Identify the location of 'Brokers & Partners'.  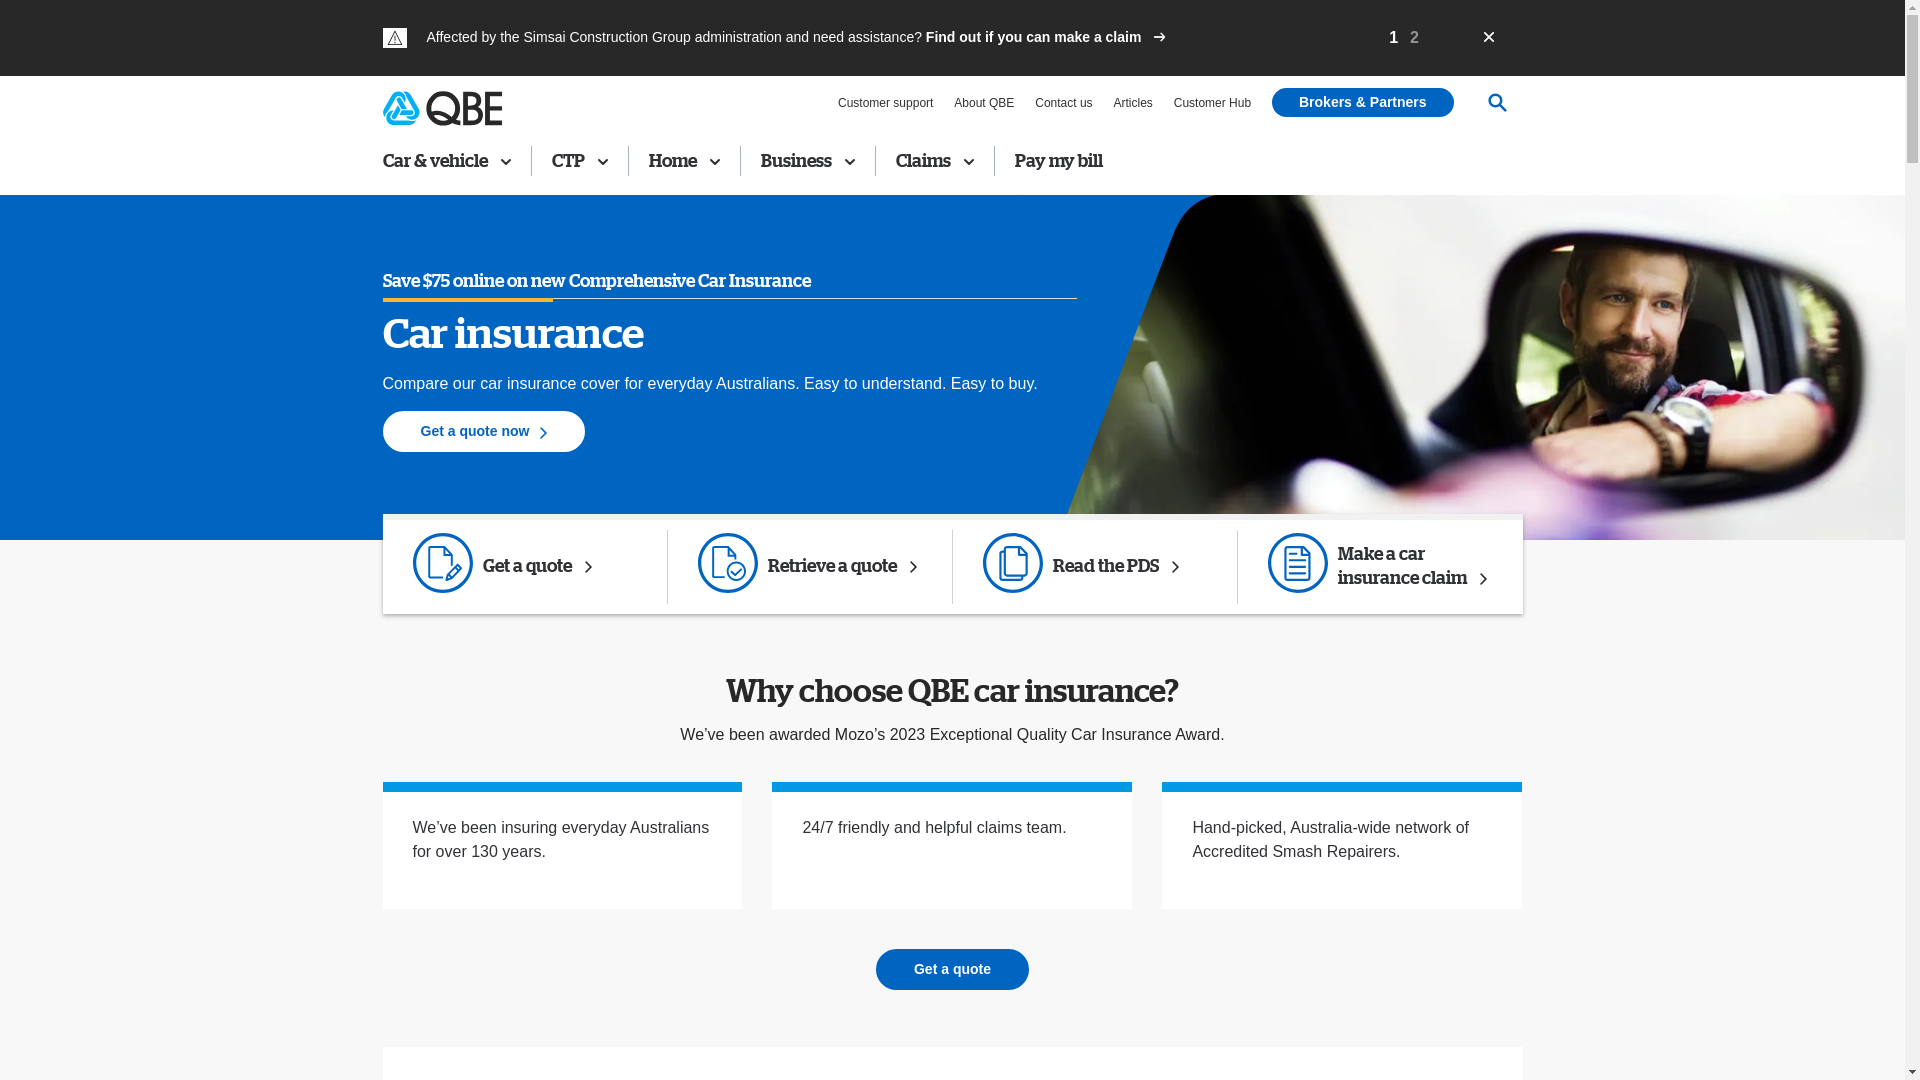
(1362, 102).